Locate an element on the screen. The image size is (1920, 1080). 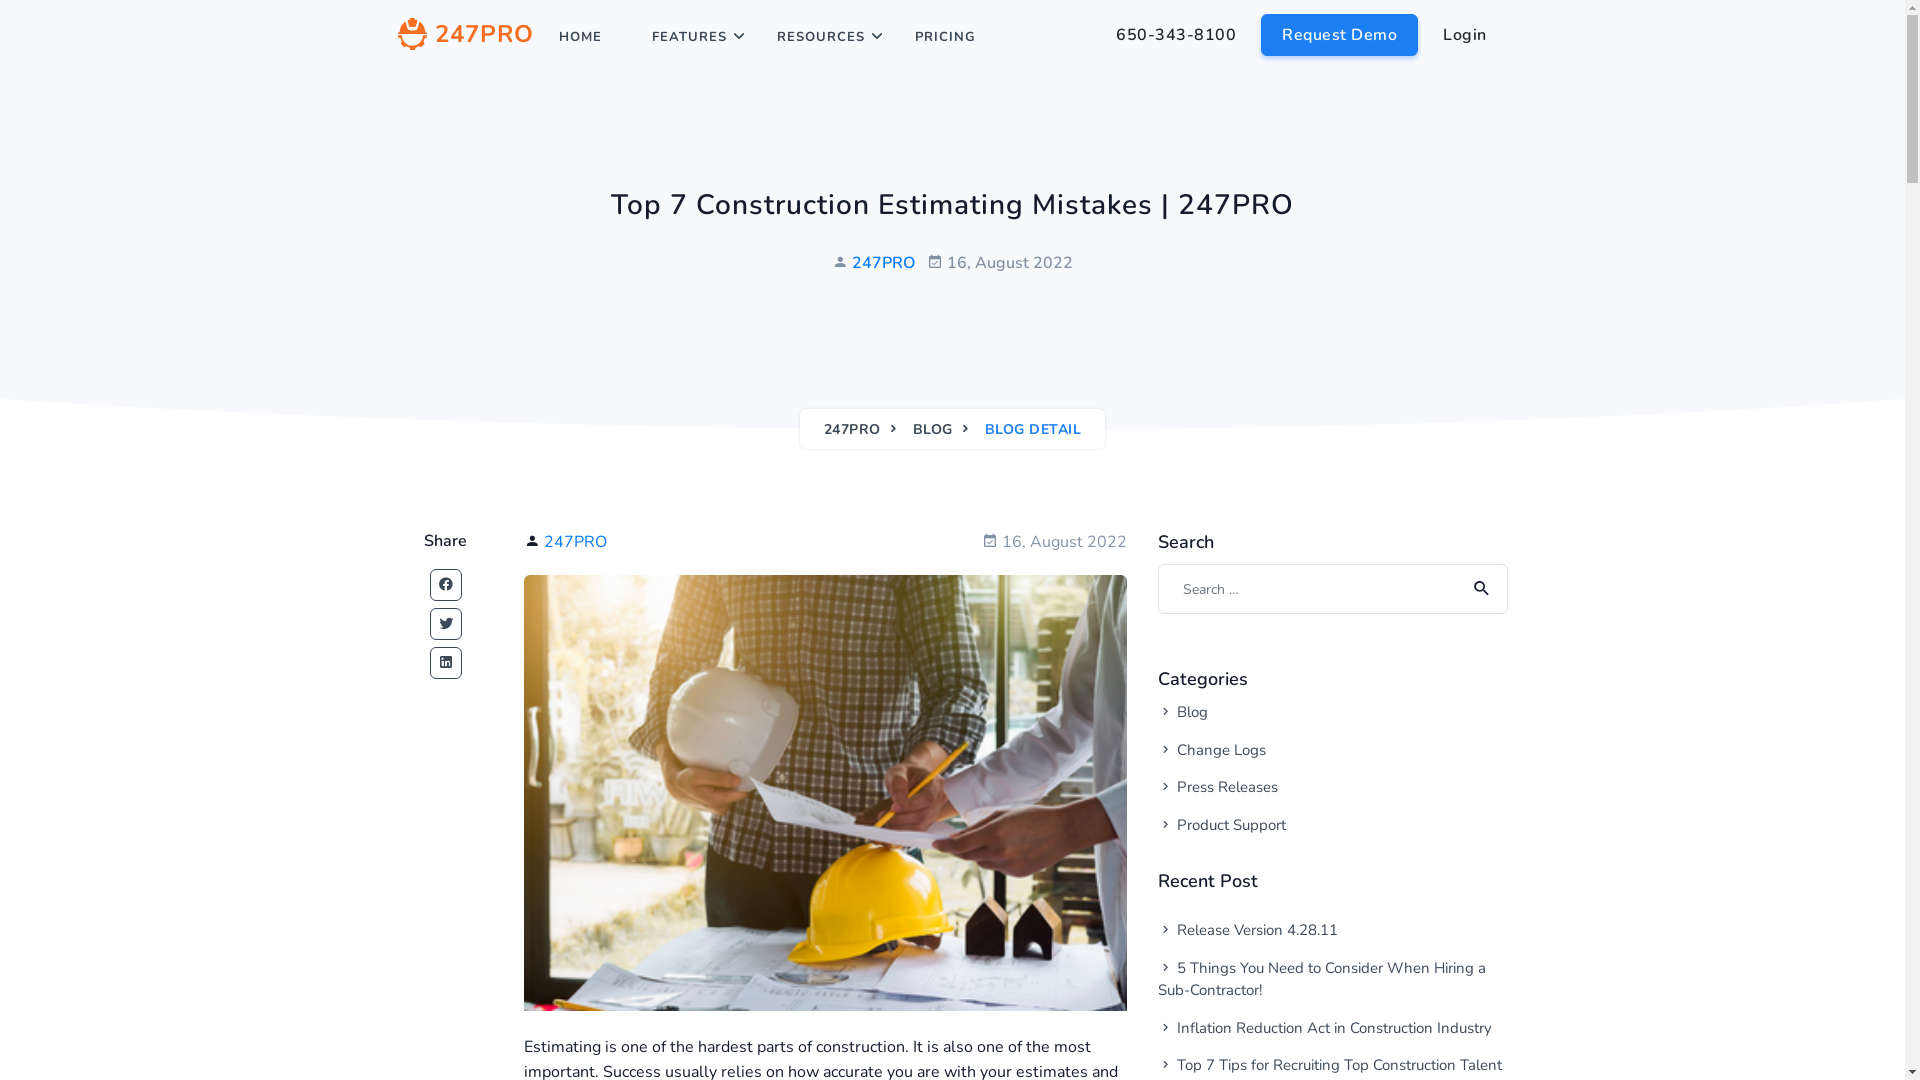
'Search' is located at coordinates (1478, 588).